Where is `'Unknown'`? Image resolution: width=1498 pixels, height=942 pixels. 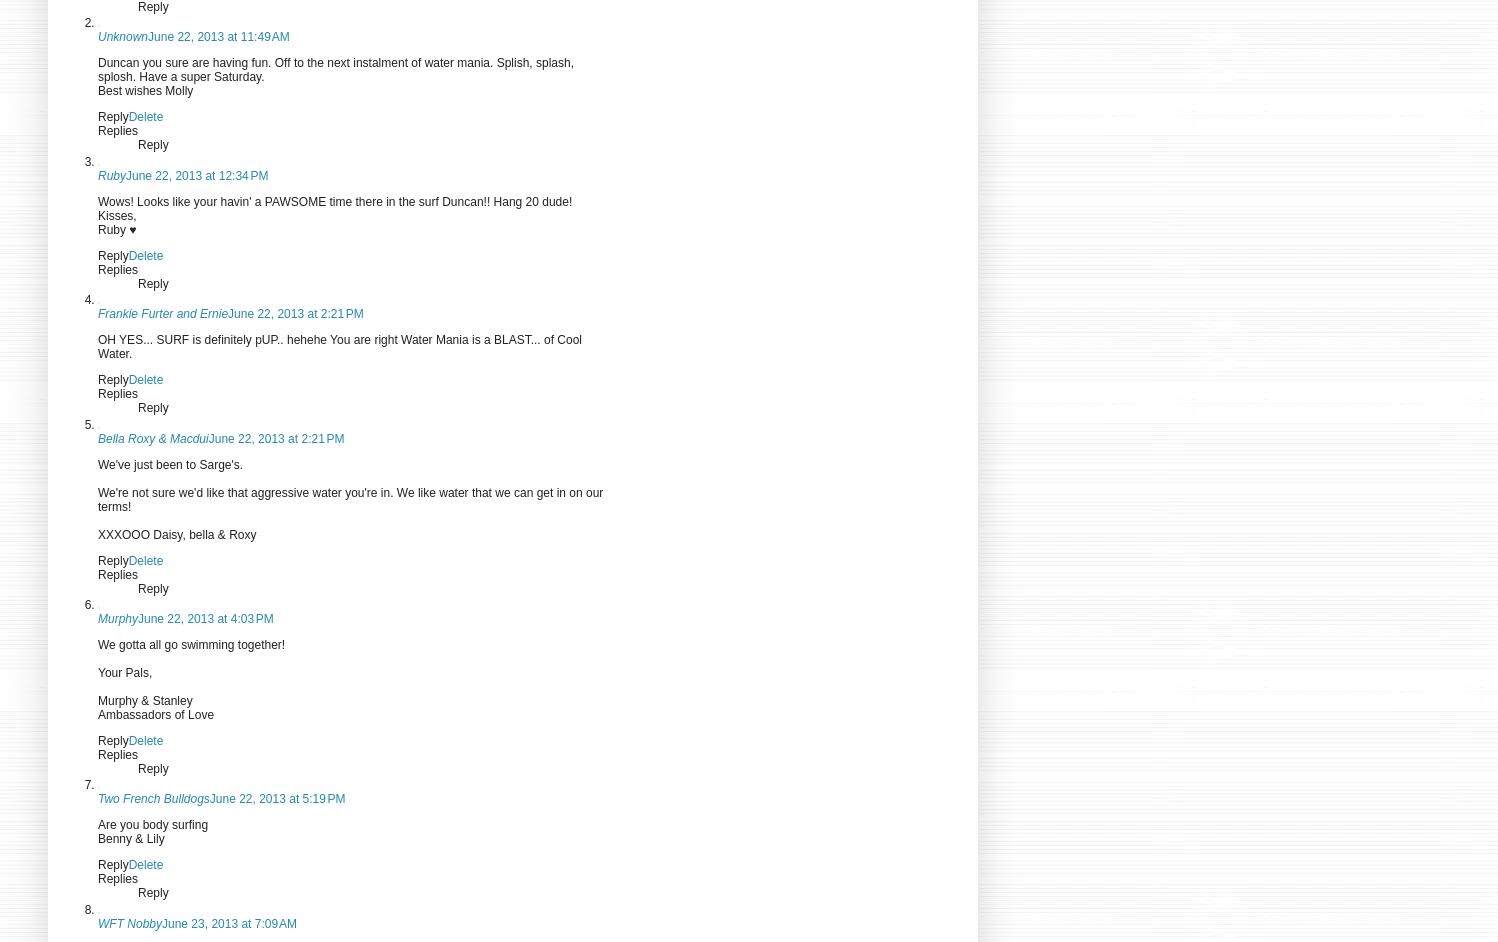
'Unknown' is located at coordinates (122, 37).